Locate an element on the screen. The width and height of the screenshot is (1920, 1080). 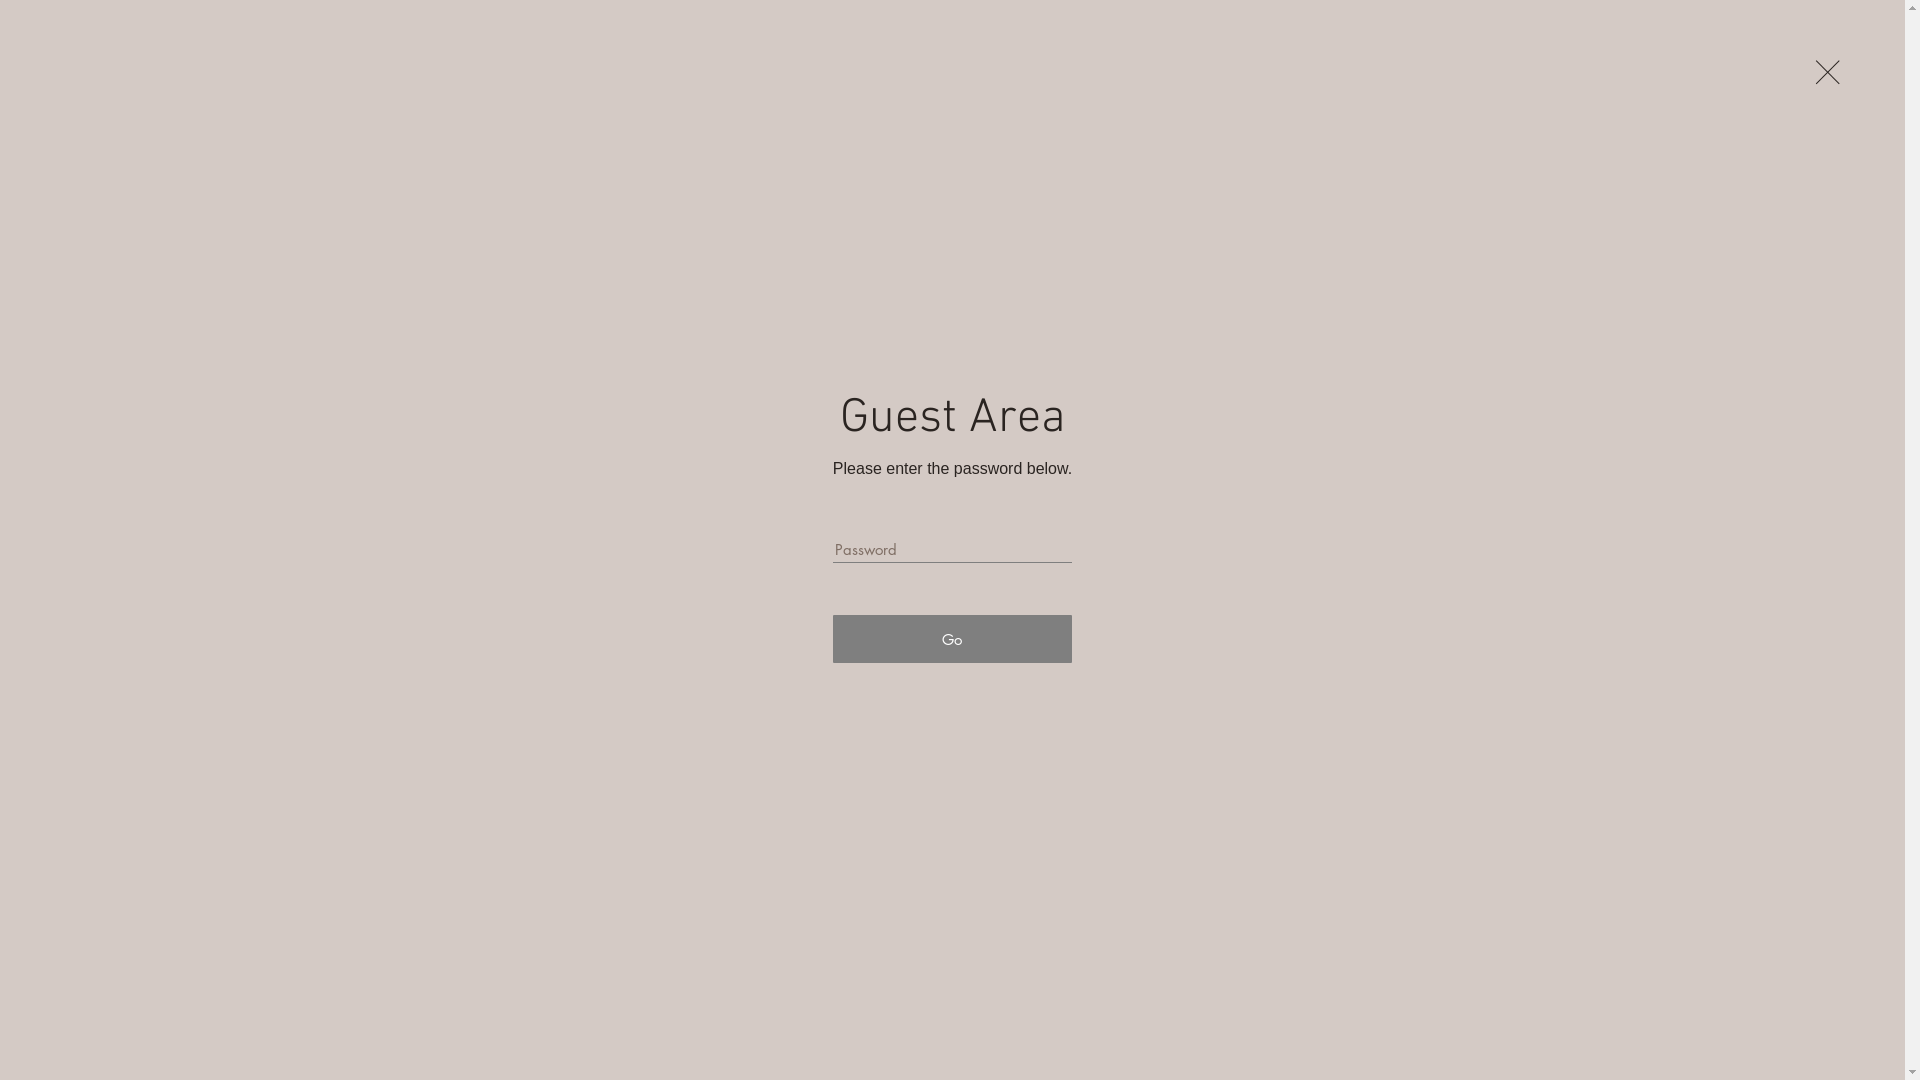
'Go' is located at coordinates (951, 639).